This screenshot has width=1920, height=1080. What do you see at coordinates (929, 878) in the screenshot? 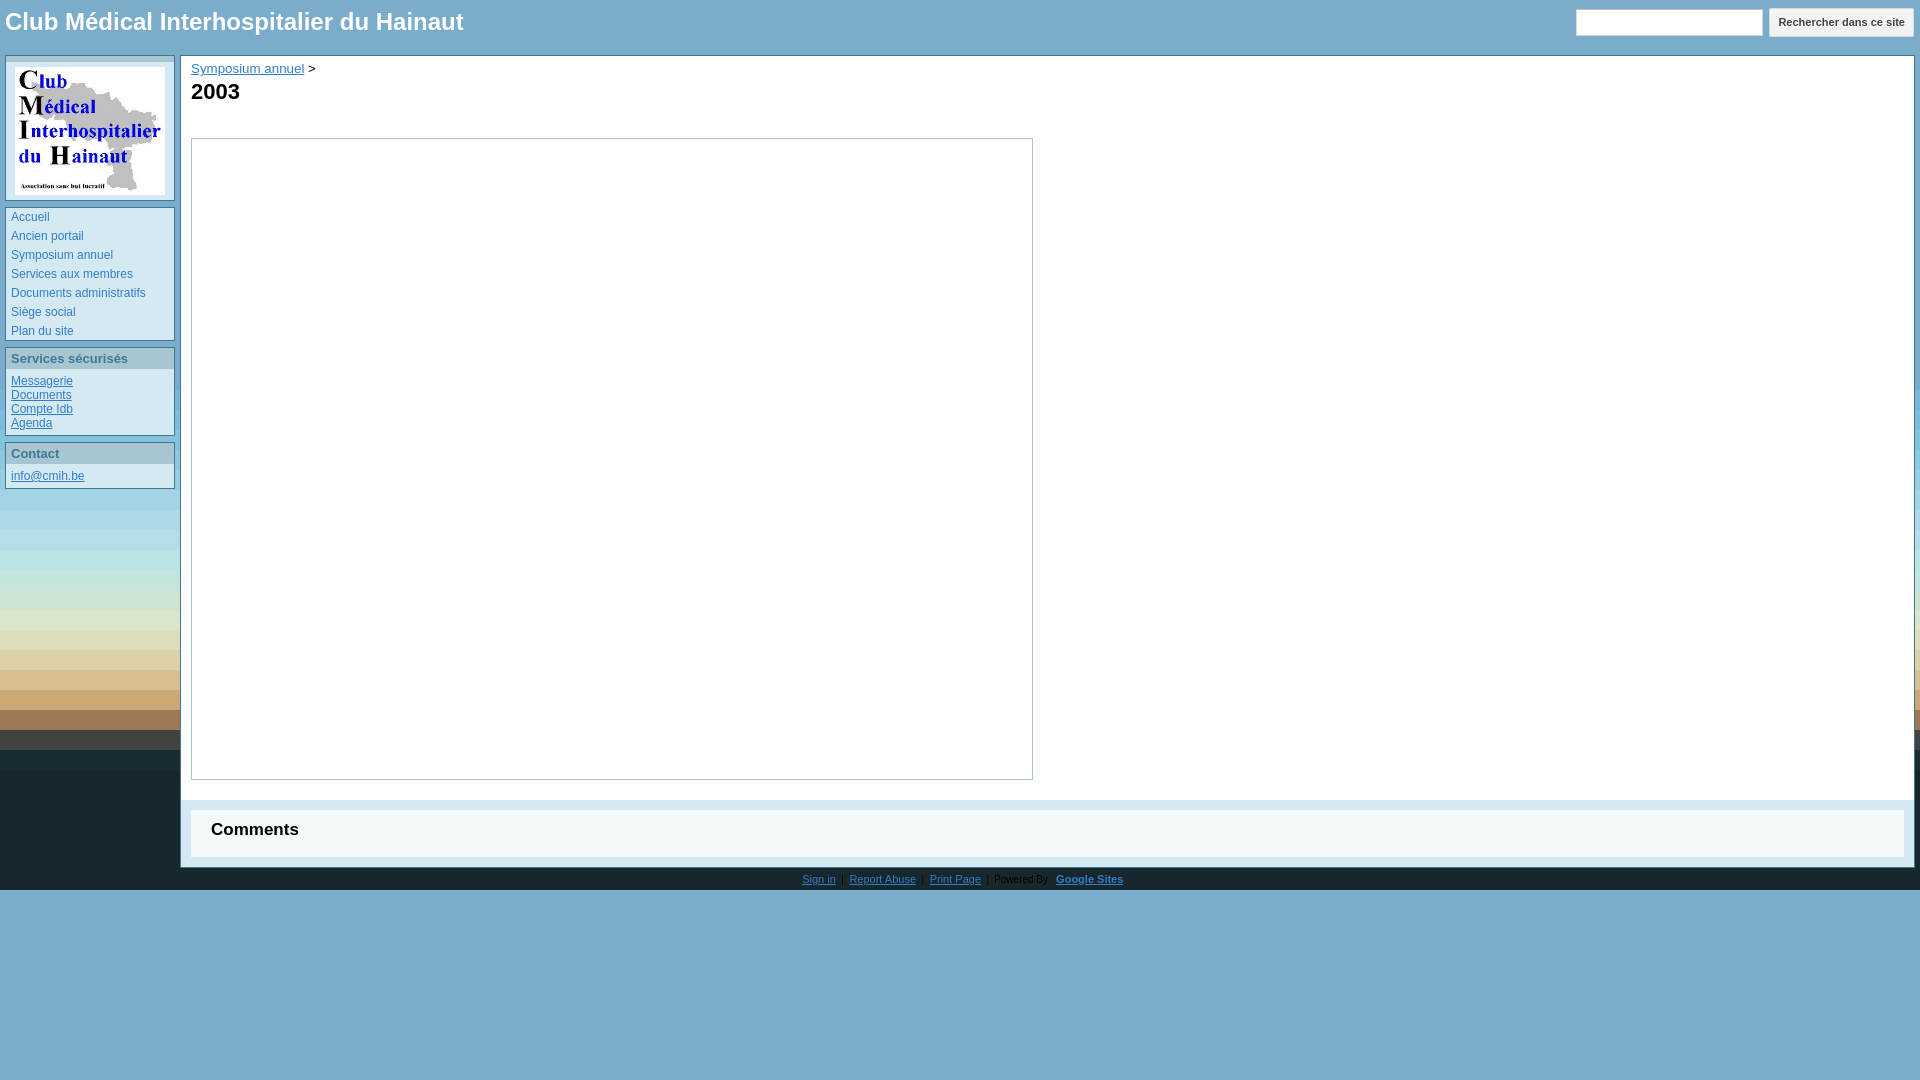
I see `'Print Page'` at bounding box center [929, 878].